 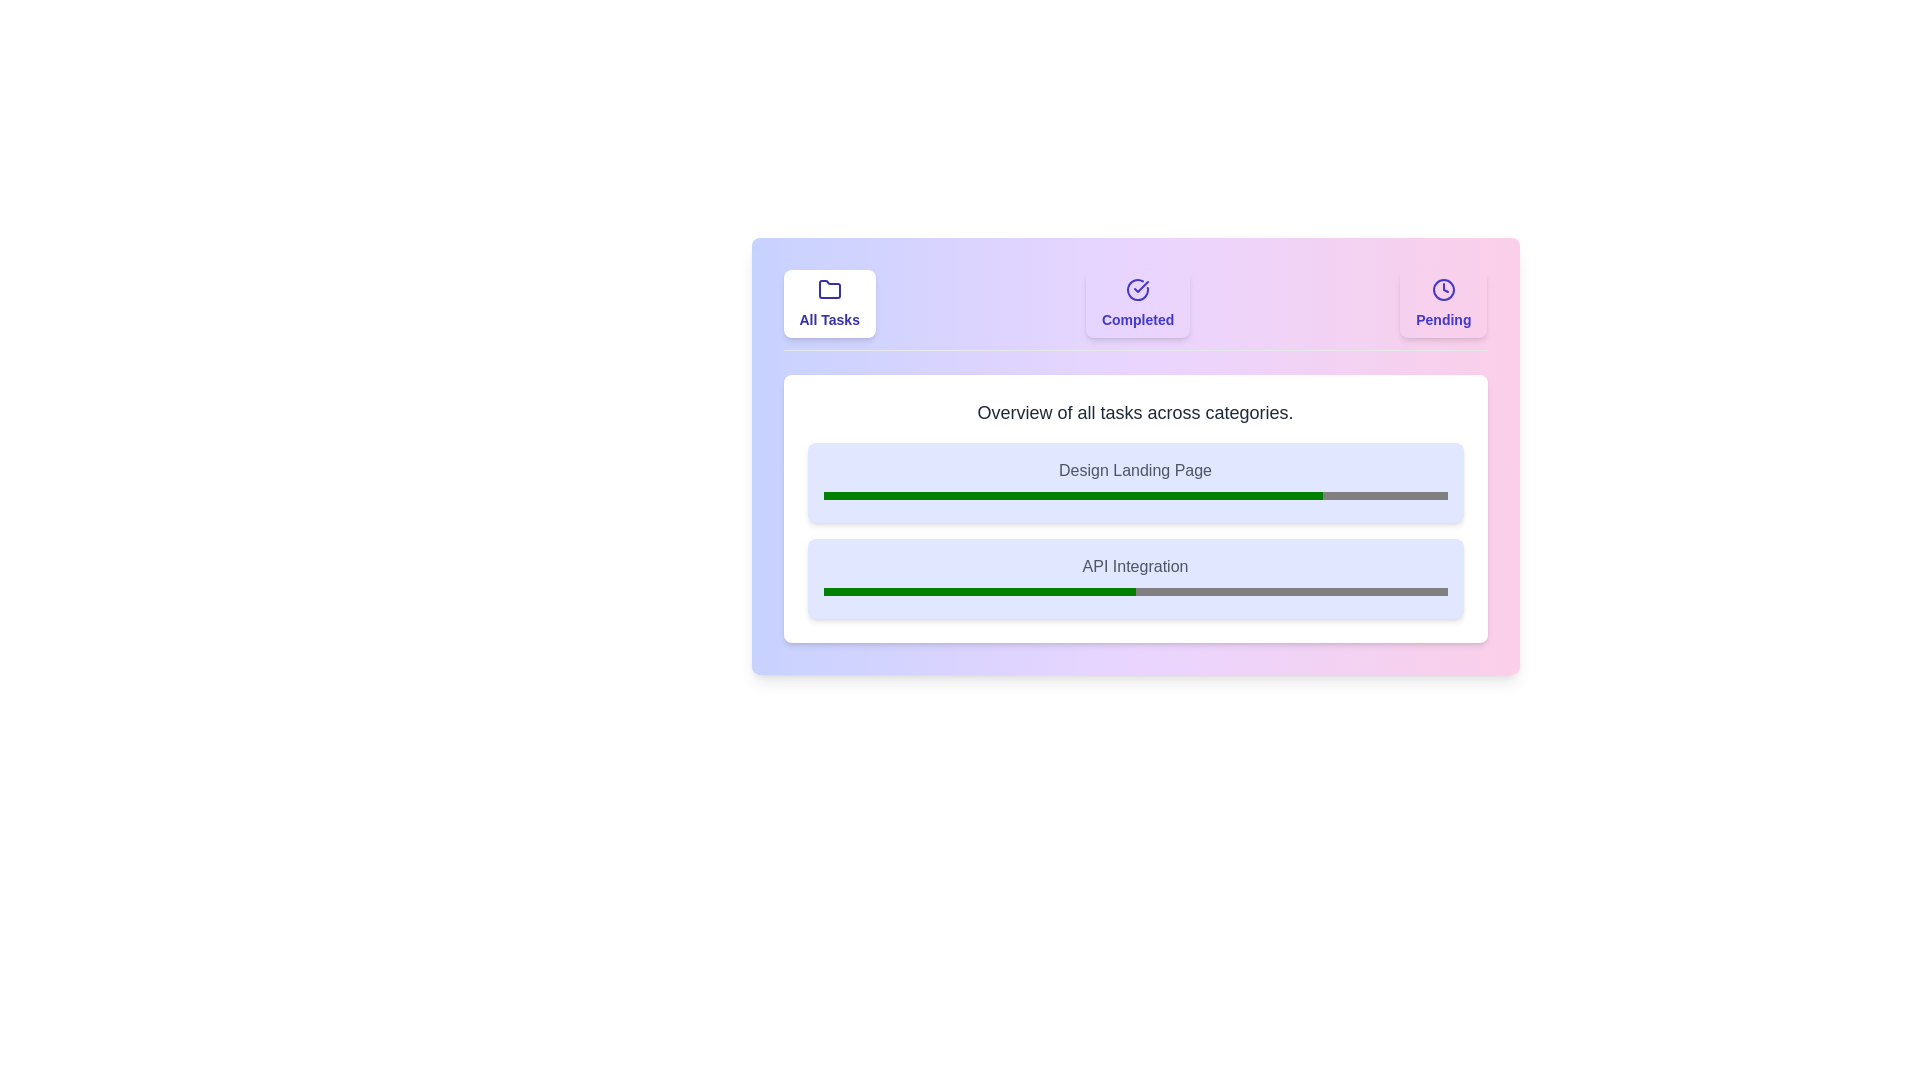 What do you see at coordinates (1138, 289) in the screenshot?
I see `the 'Completed' button which contains a circular icon with a checkmark outlined in purple, located in the upper center of the UI` at bounding box center [1138, 289].